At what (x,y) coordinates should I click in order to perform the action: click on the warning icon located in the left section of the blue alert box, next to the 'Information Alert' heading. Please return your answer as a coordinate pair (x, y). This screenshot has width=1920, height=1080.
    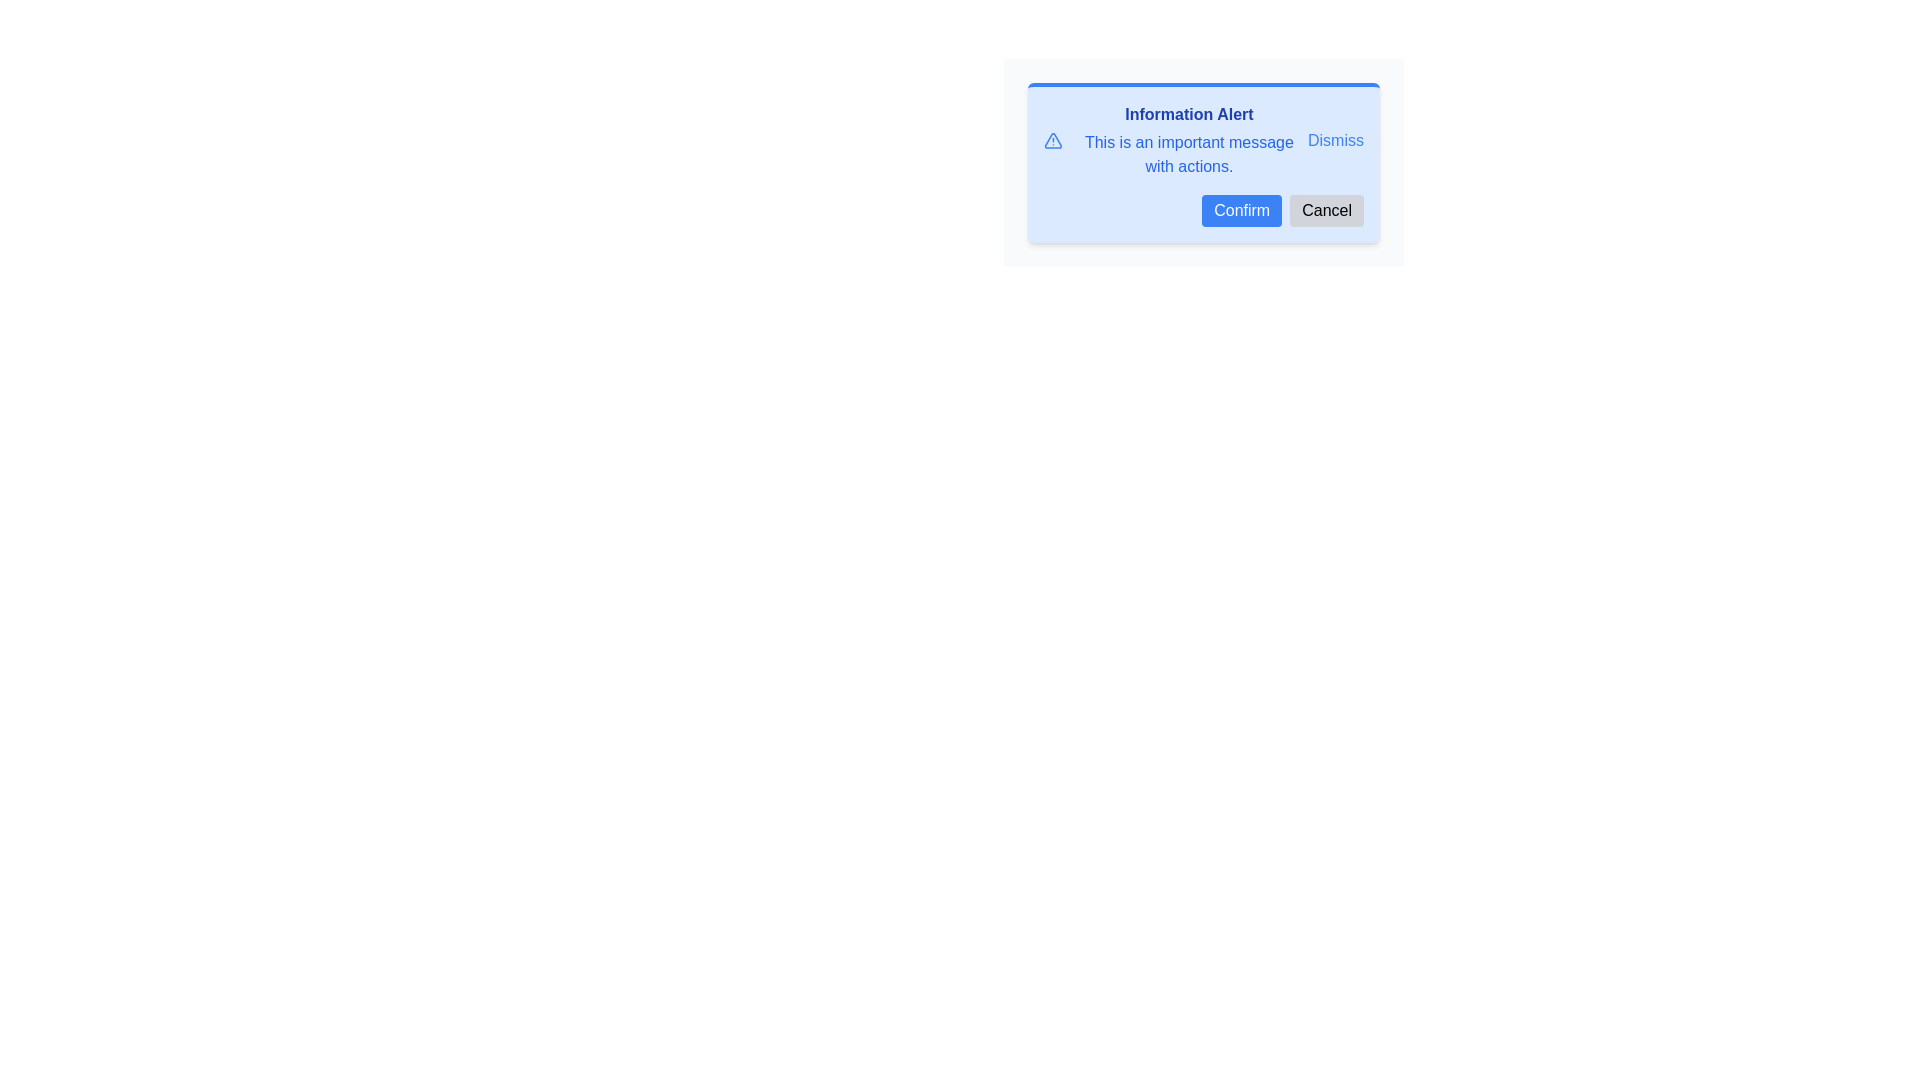
    Looking at the image, I should click on (1052, 139).